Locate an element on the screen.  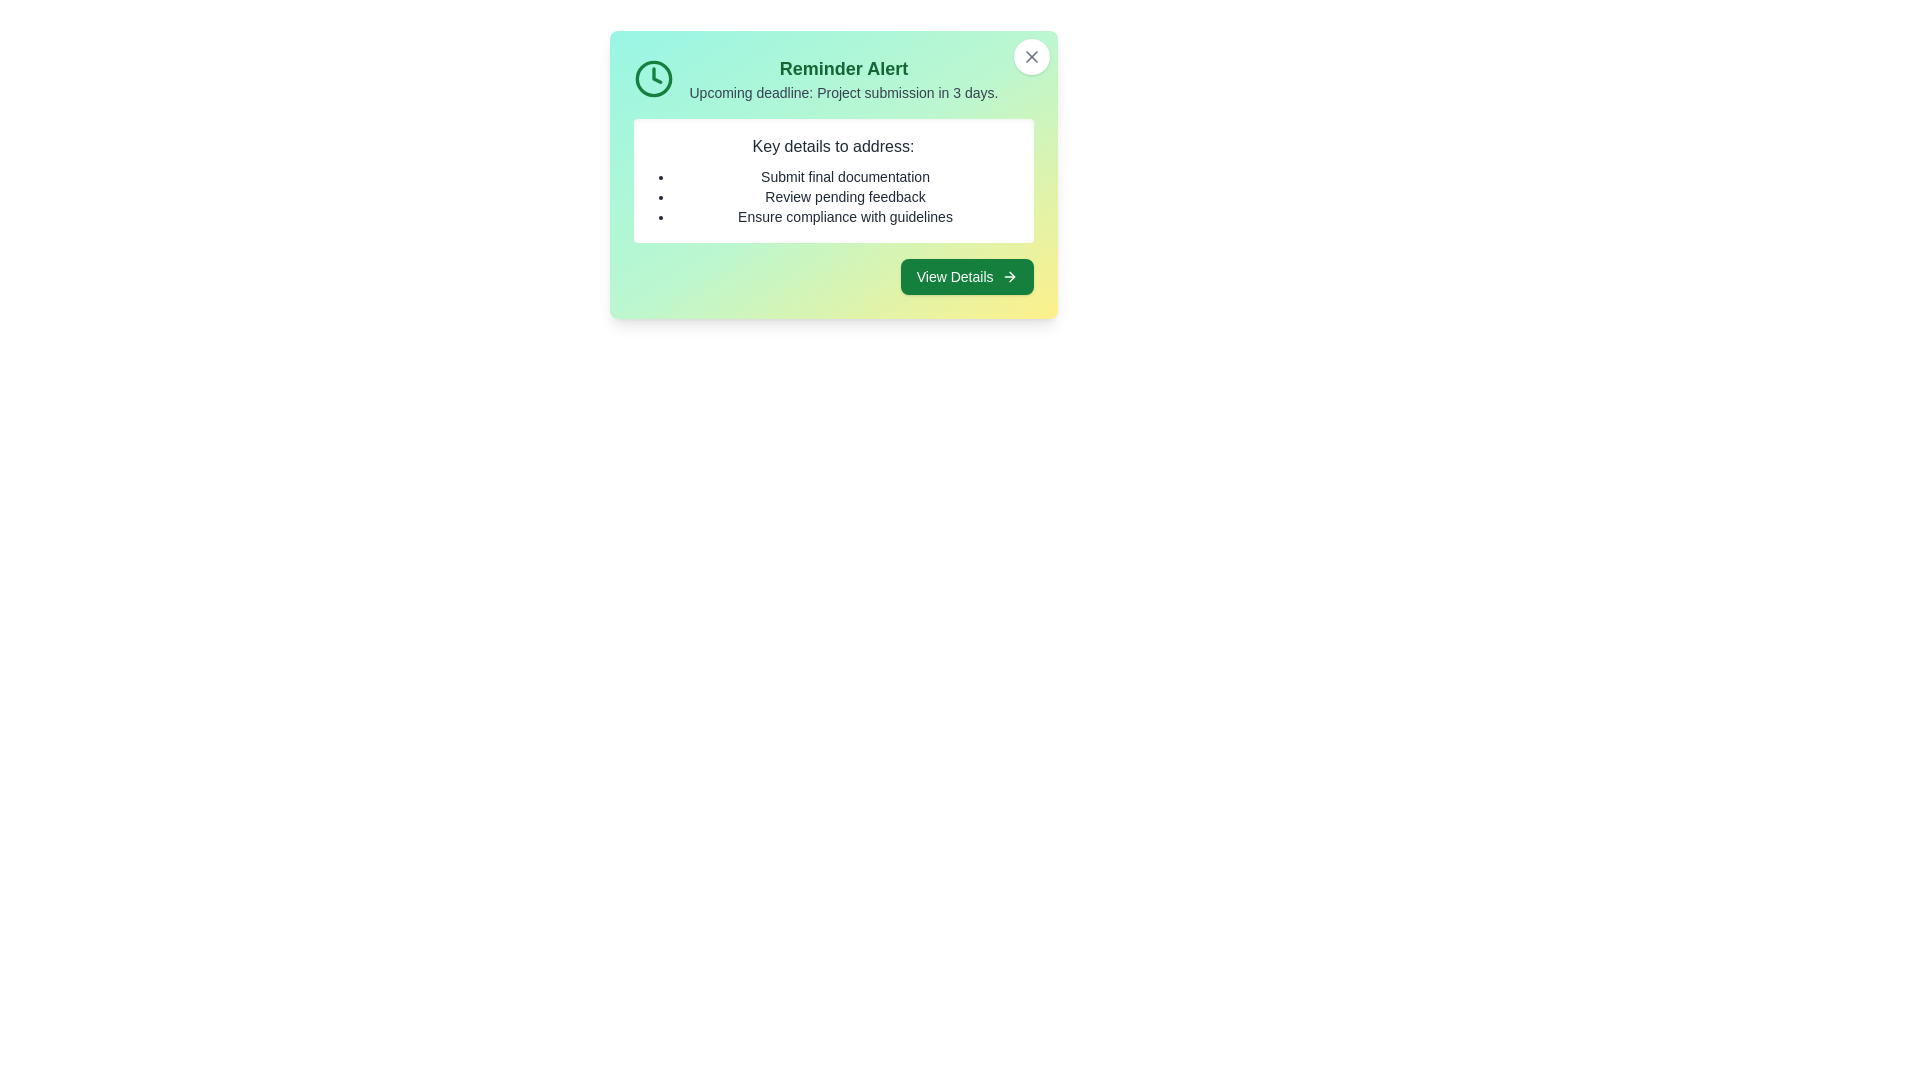
the close button located at the top-right corner of the notification alert is located at coordinates (1031, 56).